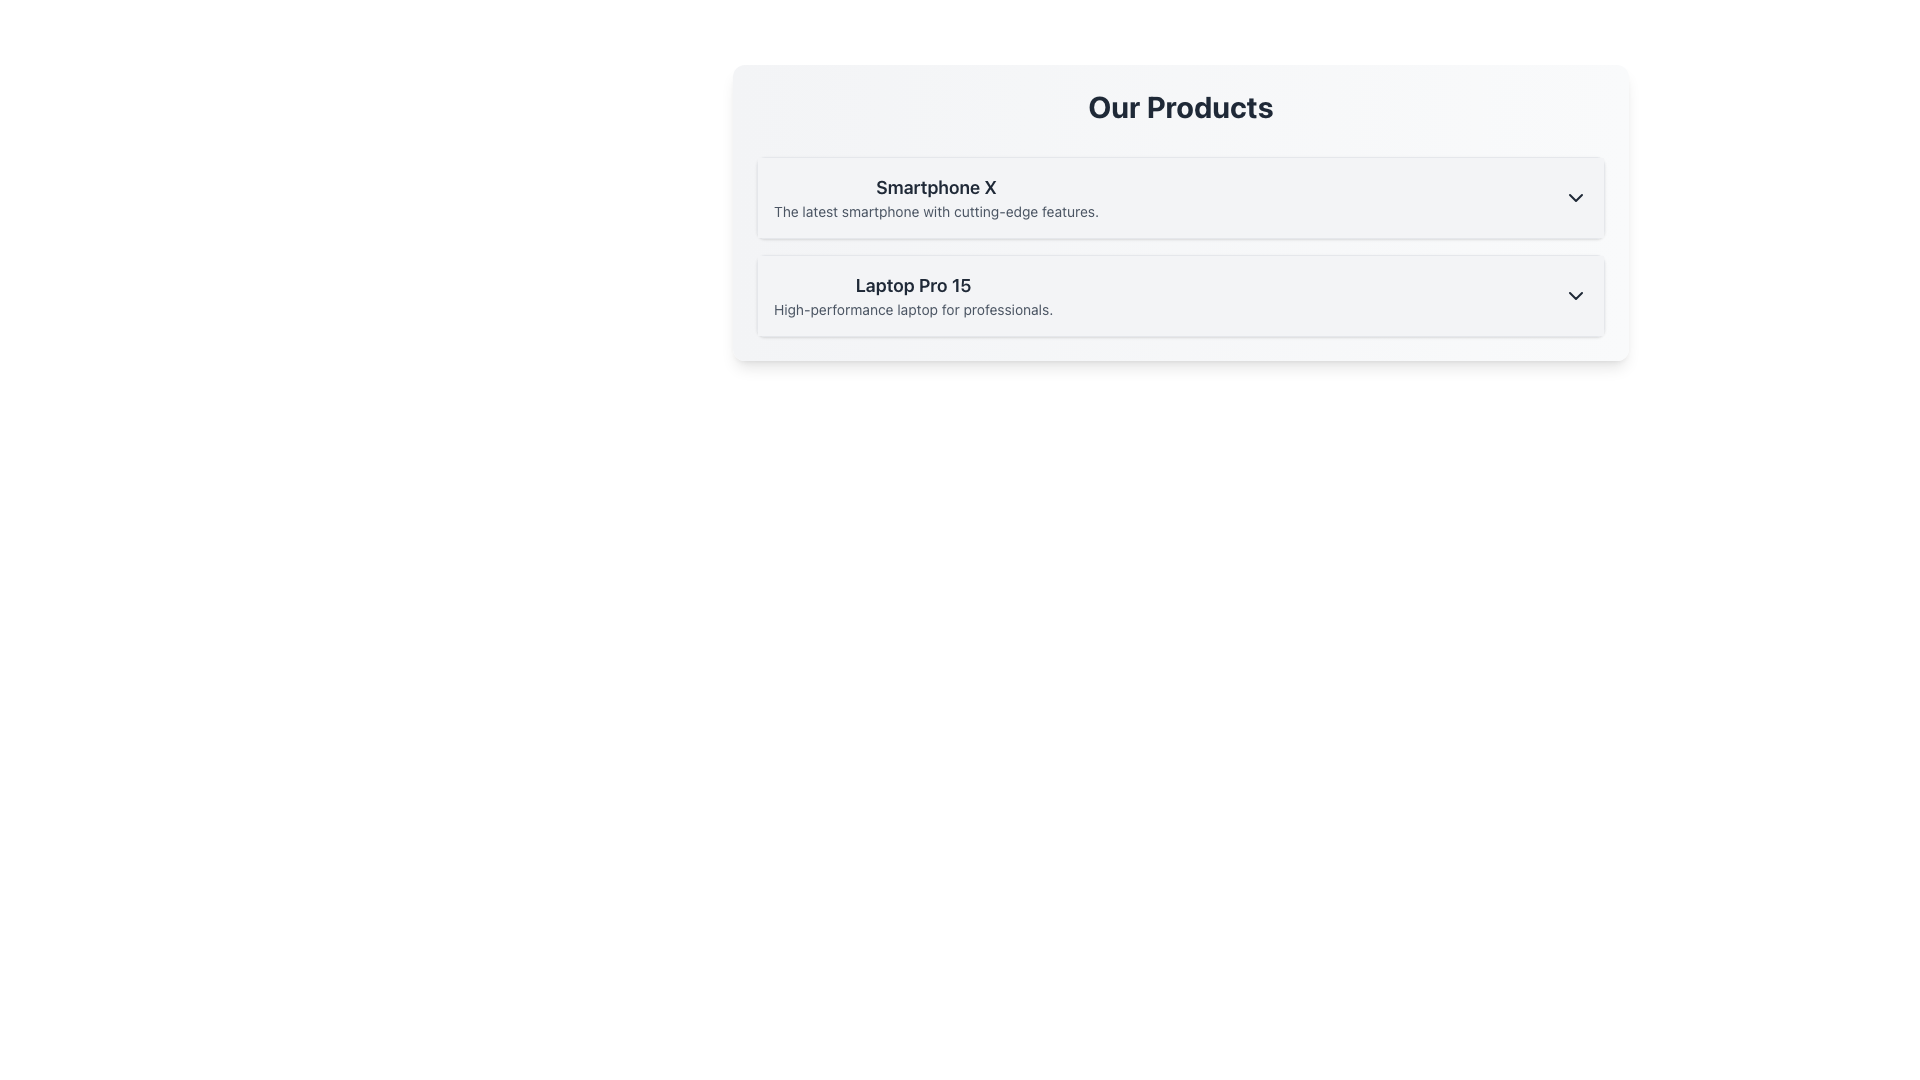 This screenshot has height=1080, width=1920. Describe the element at coordinates (935, 212) in the screenshot. I see `text label that describes the latest smartphone, which is styled in a smaller gray font and is positioned beneath the title 'Smartphone X'` at that location.